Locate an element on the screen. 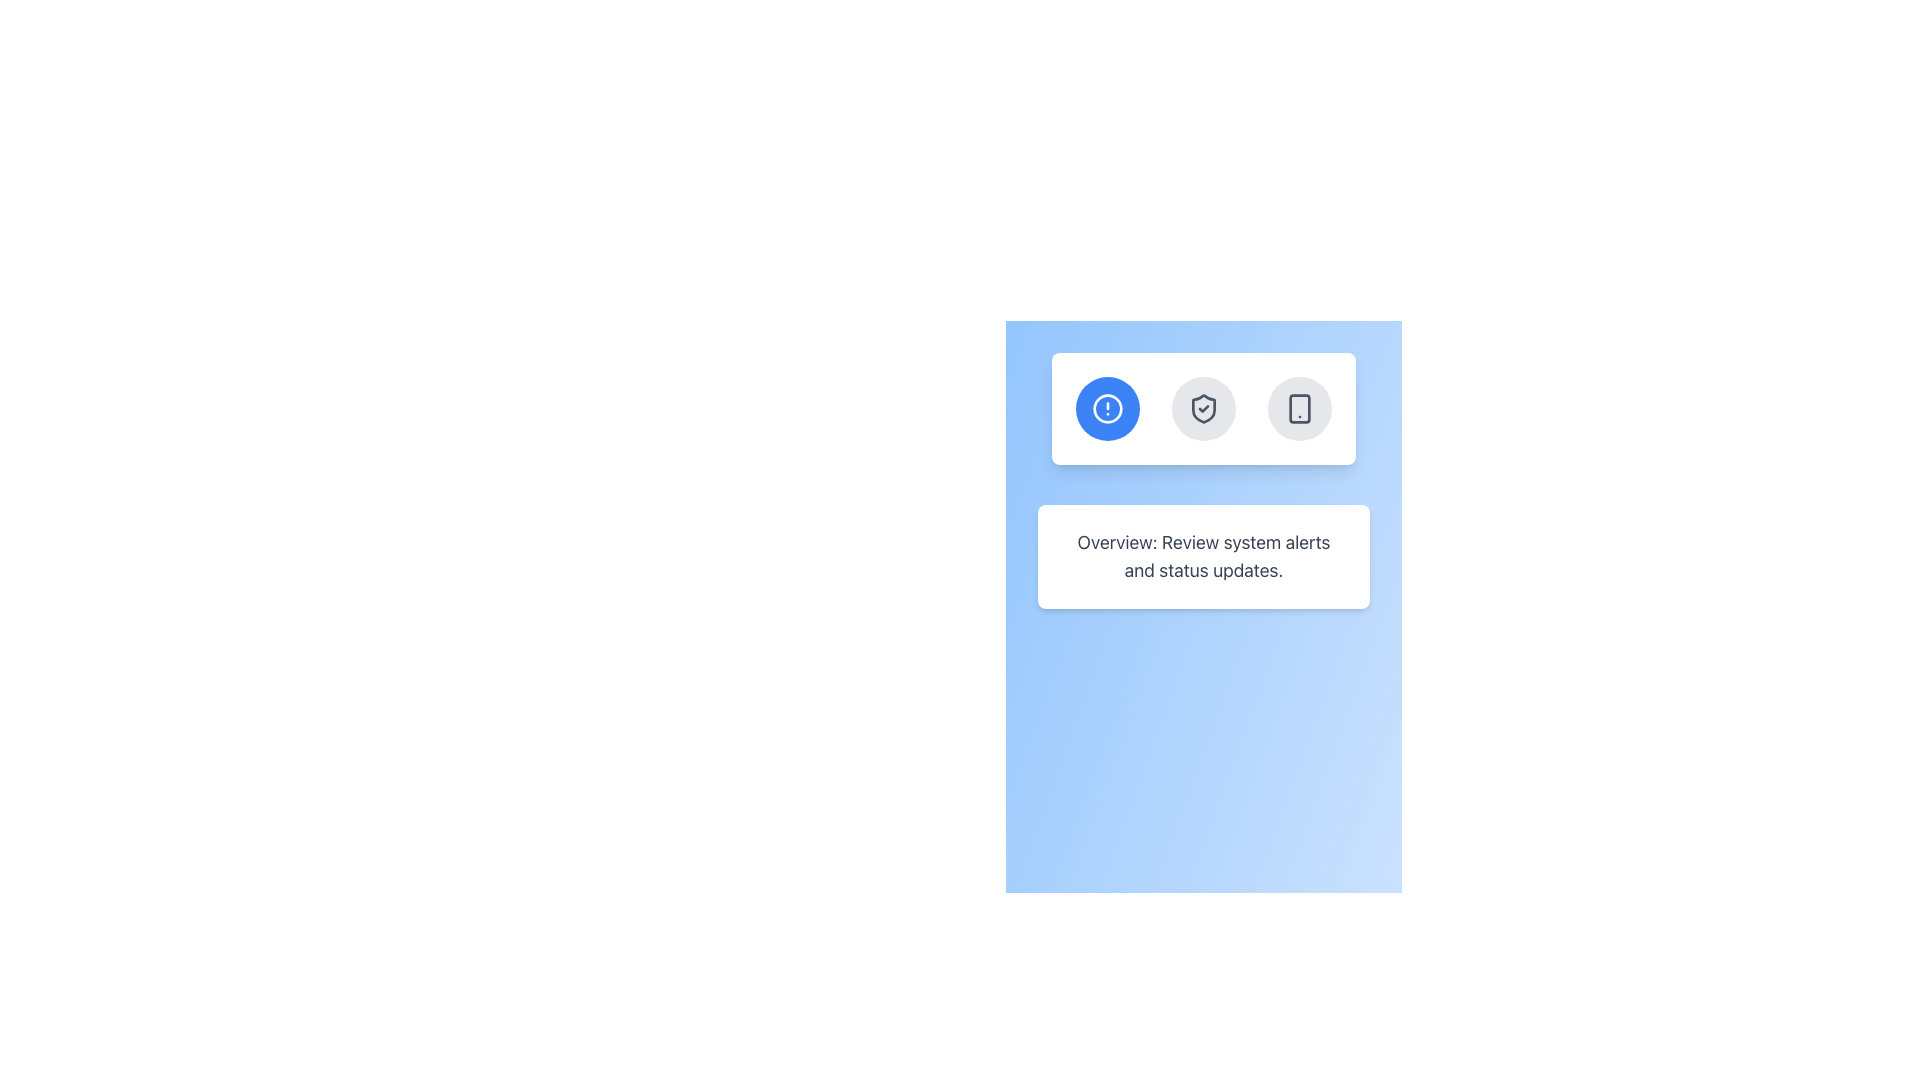  the circular warning icon with a blue background and white exclamation mark, positioned as the first icon in a group of three is located at coordinates (1107, 407).